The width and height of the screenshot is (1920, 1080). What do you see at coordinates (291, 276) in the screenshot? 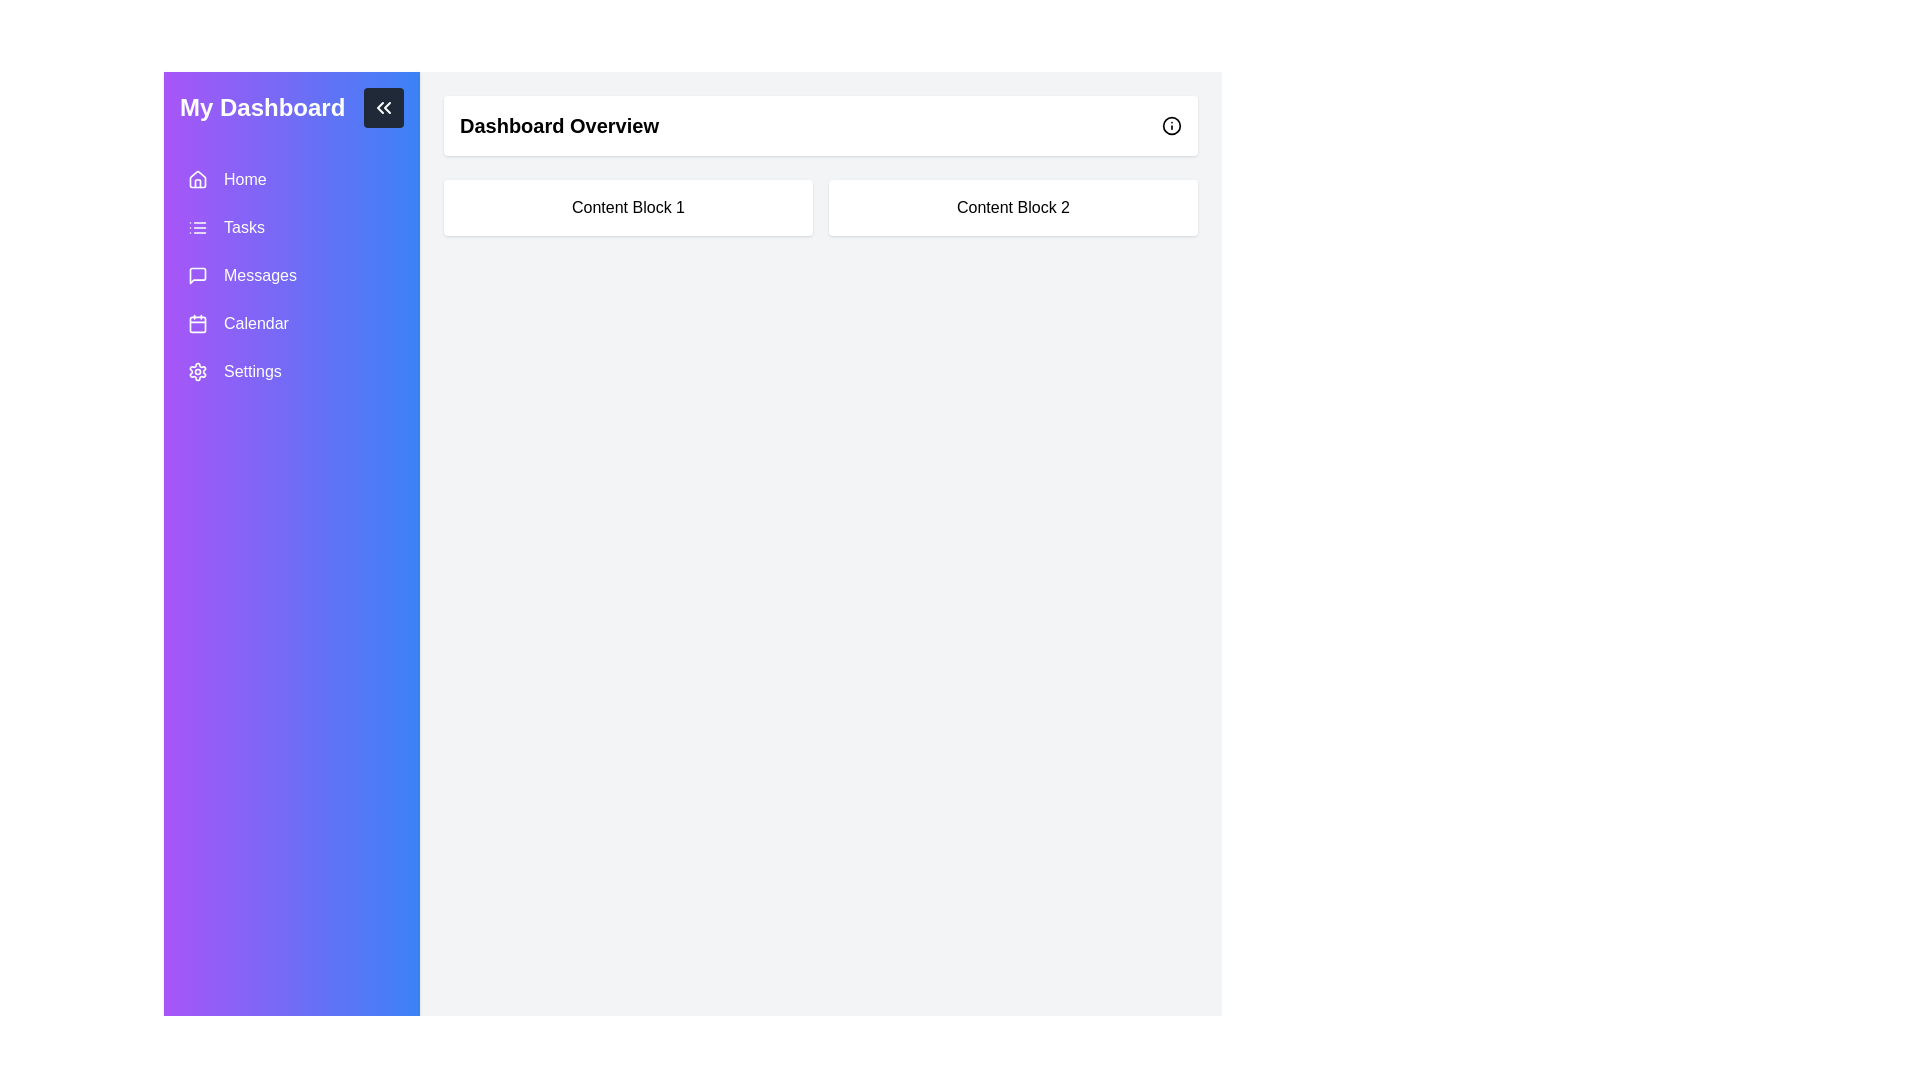
I see `the 'Messages' button in the sidebar menu` at bounding box center [291, 276].